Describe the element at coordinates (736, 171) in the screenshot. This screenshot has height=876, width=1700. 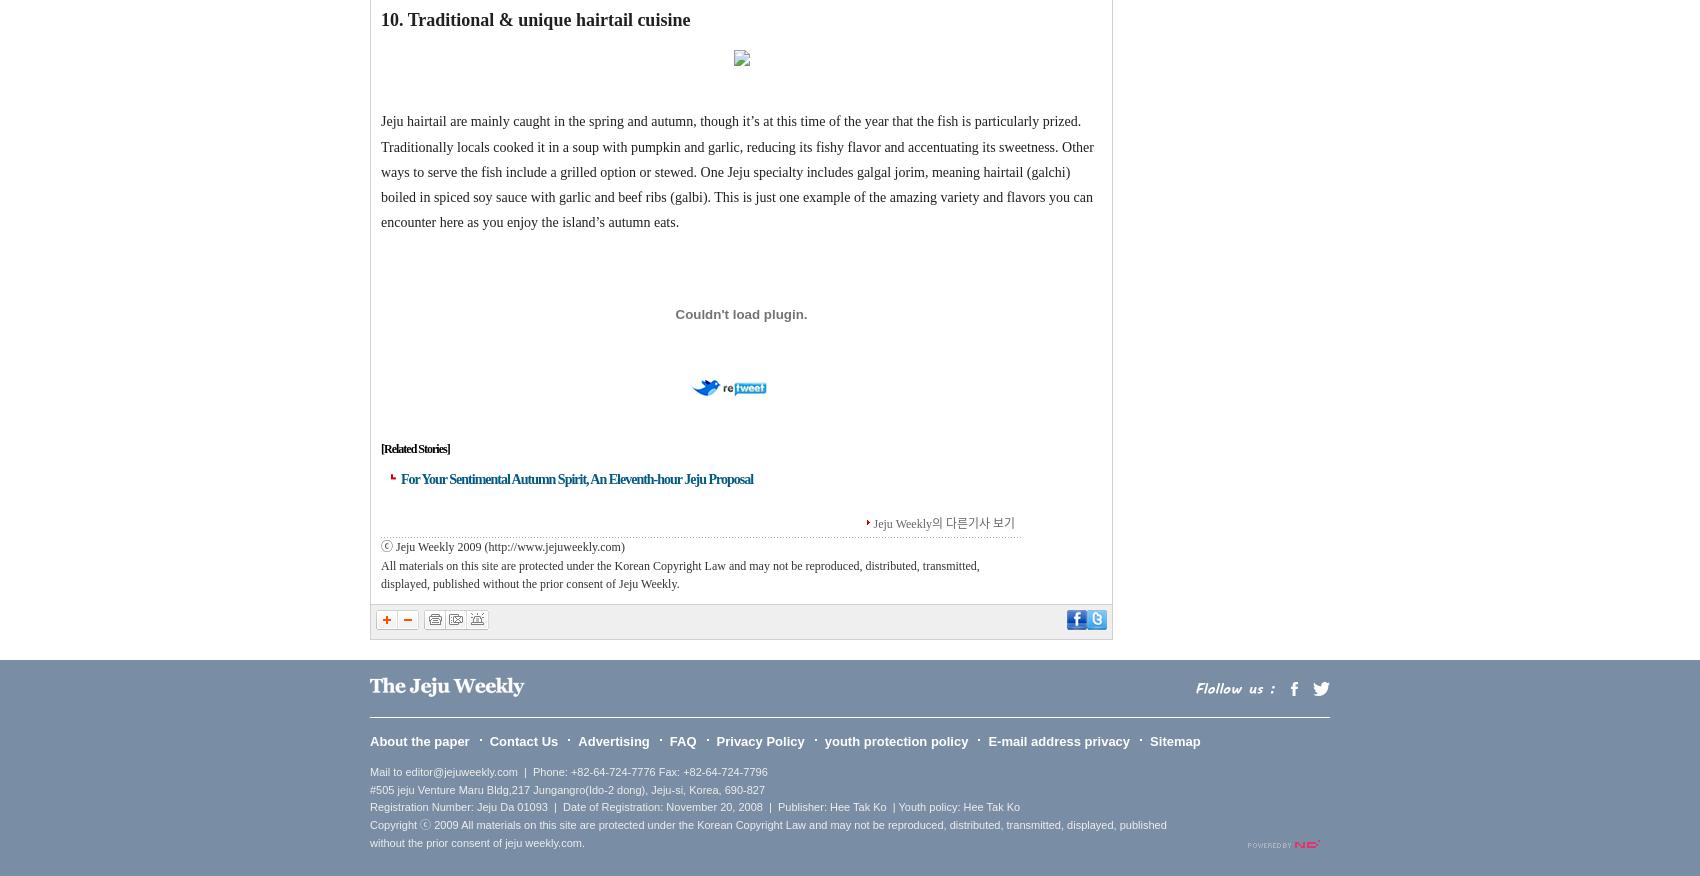
I see `'Jeju hairtail are mainly caught in the spring and autumn, though it’s at this time of the year that the fish is particularly prized. Traditionally locals cooked it in a soup with pumpkin and garlic, reducing its fishy flavor and accentuating its sweetness. Other ways to serve the fish include a grilled option or stewed. One Jeju specialty includes galgal jorim, meaning hairtail (galchi) boiled in spiced soy sauce with garlic and beef ribs (galbi). This is just one example of the amazing variety and flavors you can encounter here as you enjoy the island’s autumn eats.'` at that location.